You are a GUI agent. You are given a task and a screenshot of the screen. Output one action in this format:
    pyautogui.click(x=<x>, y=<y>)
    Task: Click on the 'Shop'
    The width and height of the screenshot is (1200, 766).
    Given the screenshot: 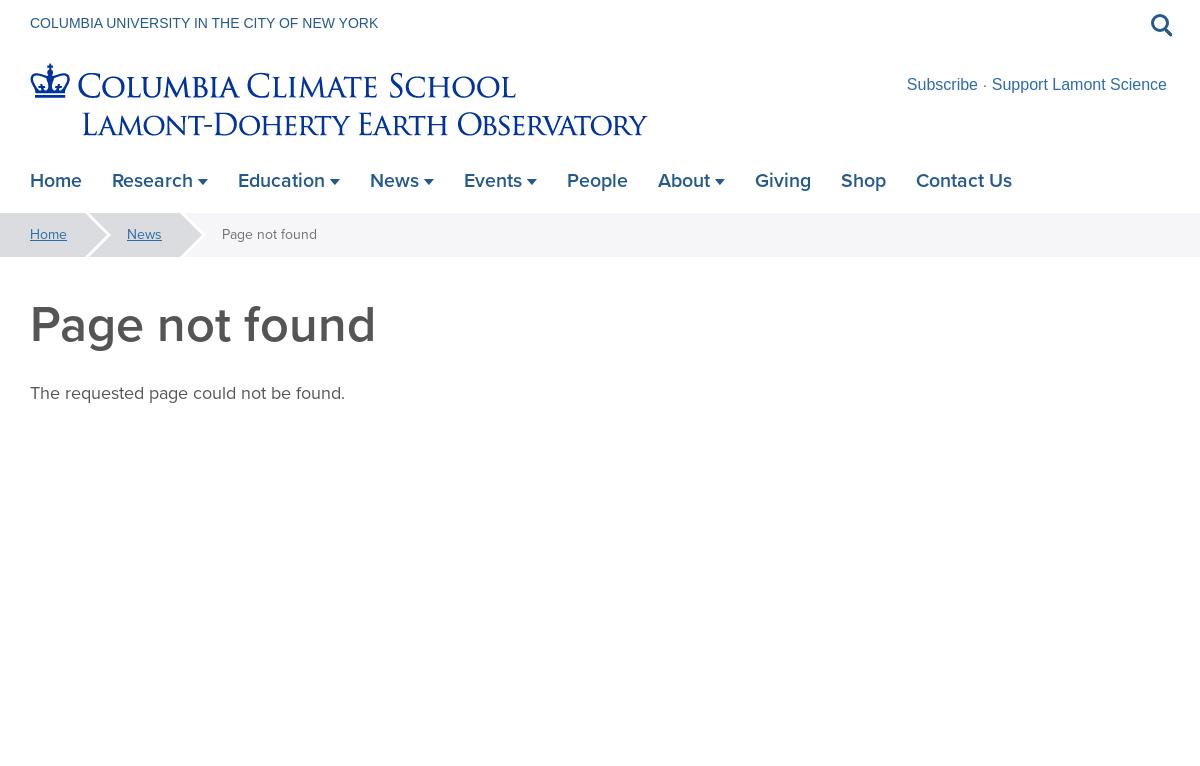 What is the action you would take?
    pyautogui.click(x=839, y=179)
    